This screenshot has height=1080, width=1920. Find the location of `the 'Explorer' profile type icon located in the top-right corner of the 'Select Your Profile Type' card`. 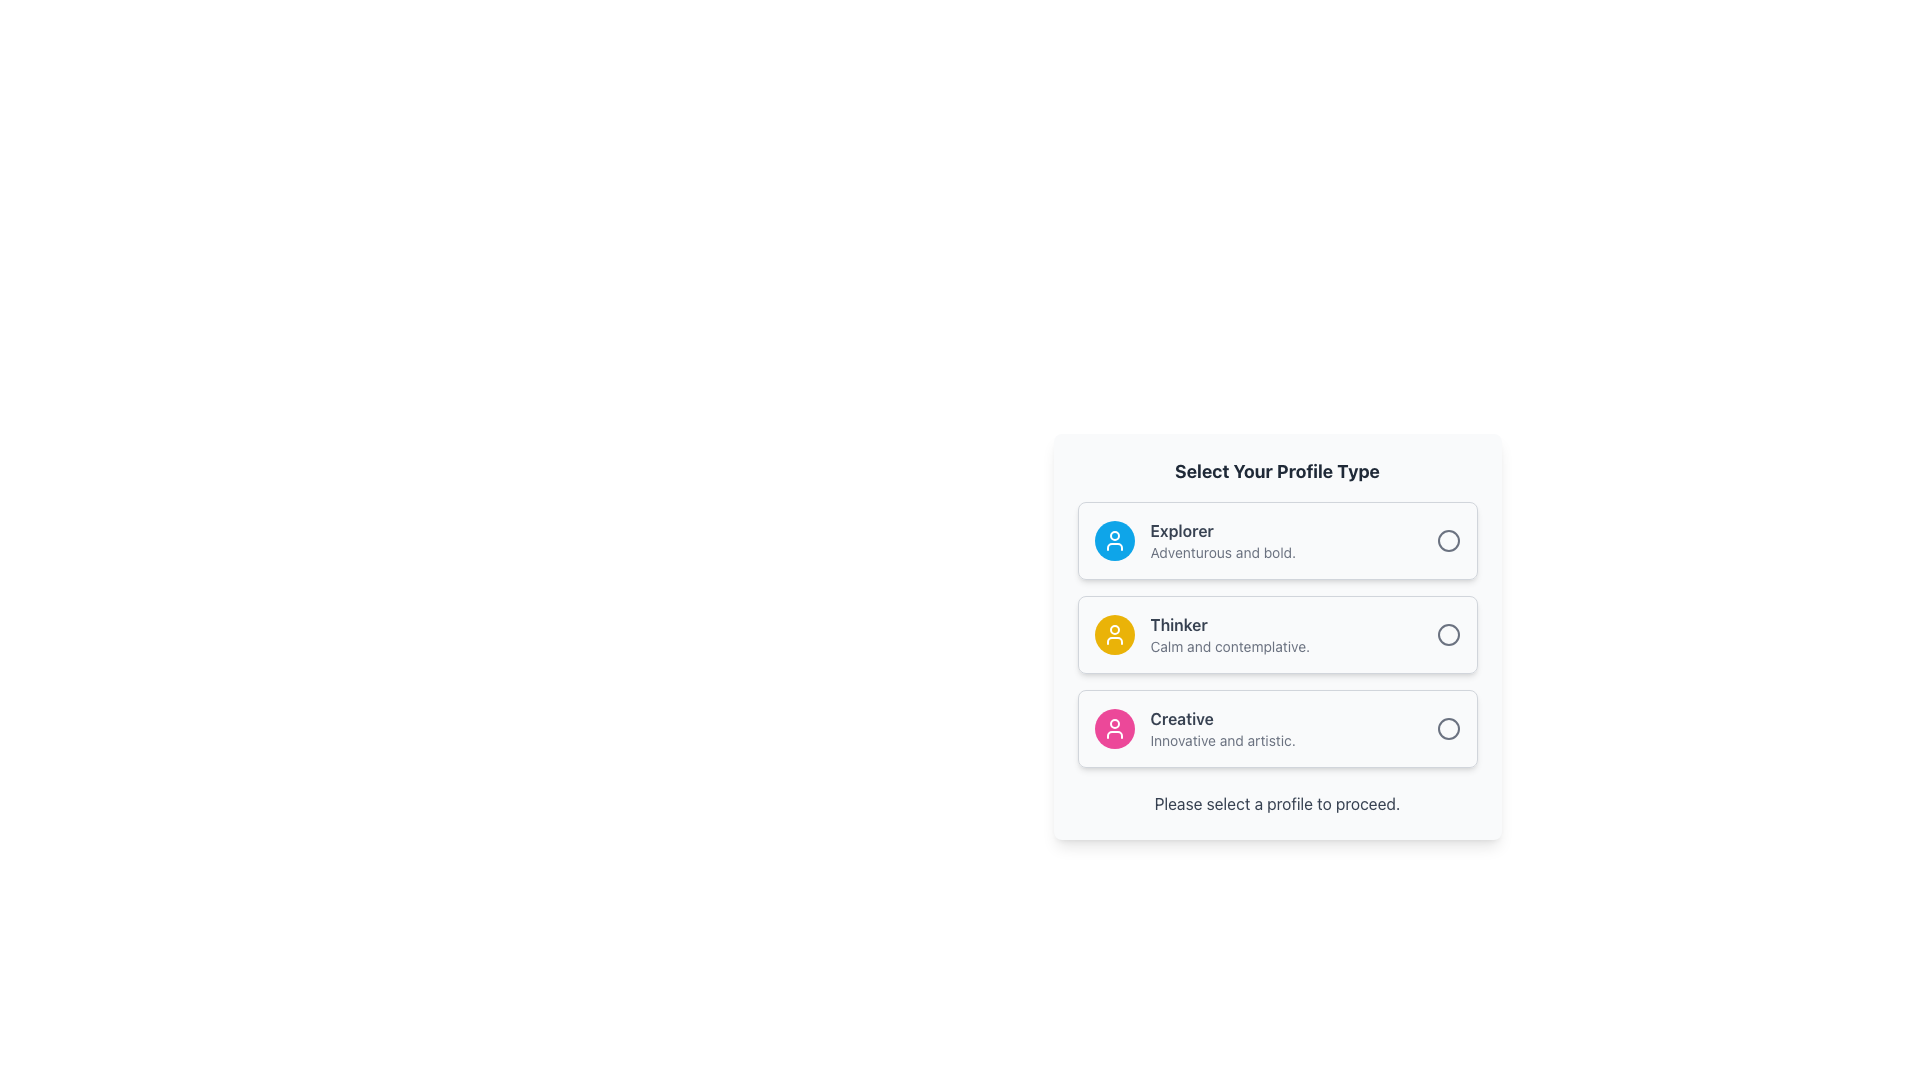

the 'Explorer' profile type icon located in the top-right corner of the 'Select Your Profile Type' card is located at coordinates (1113, 635).